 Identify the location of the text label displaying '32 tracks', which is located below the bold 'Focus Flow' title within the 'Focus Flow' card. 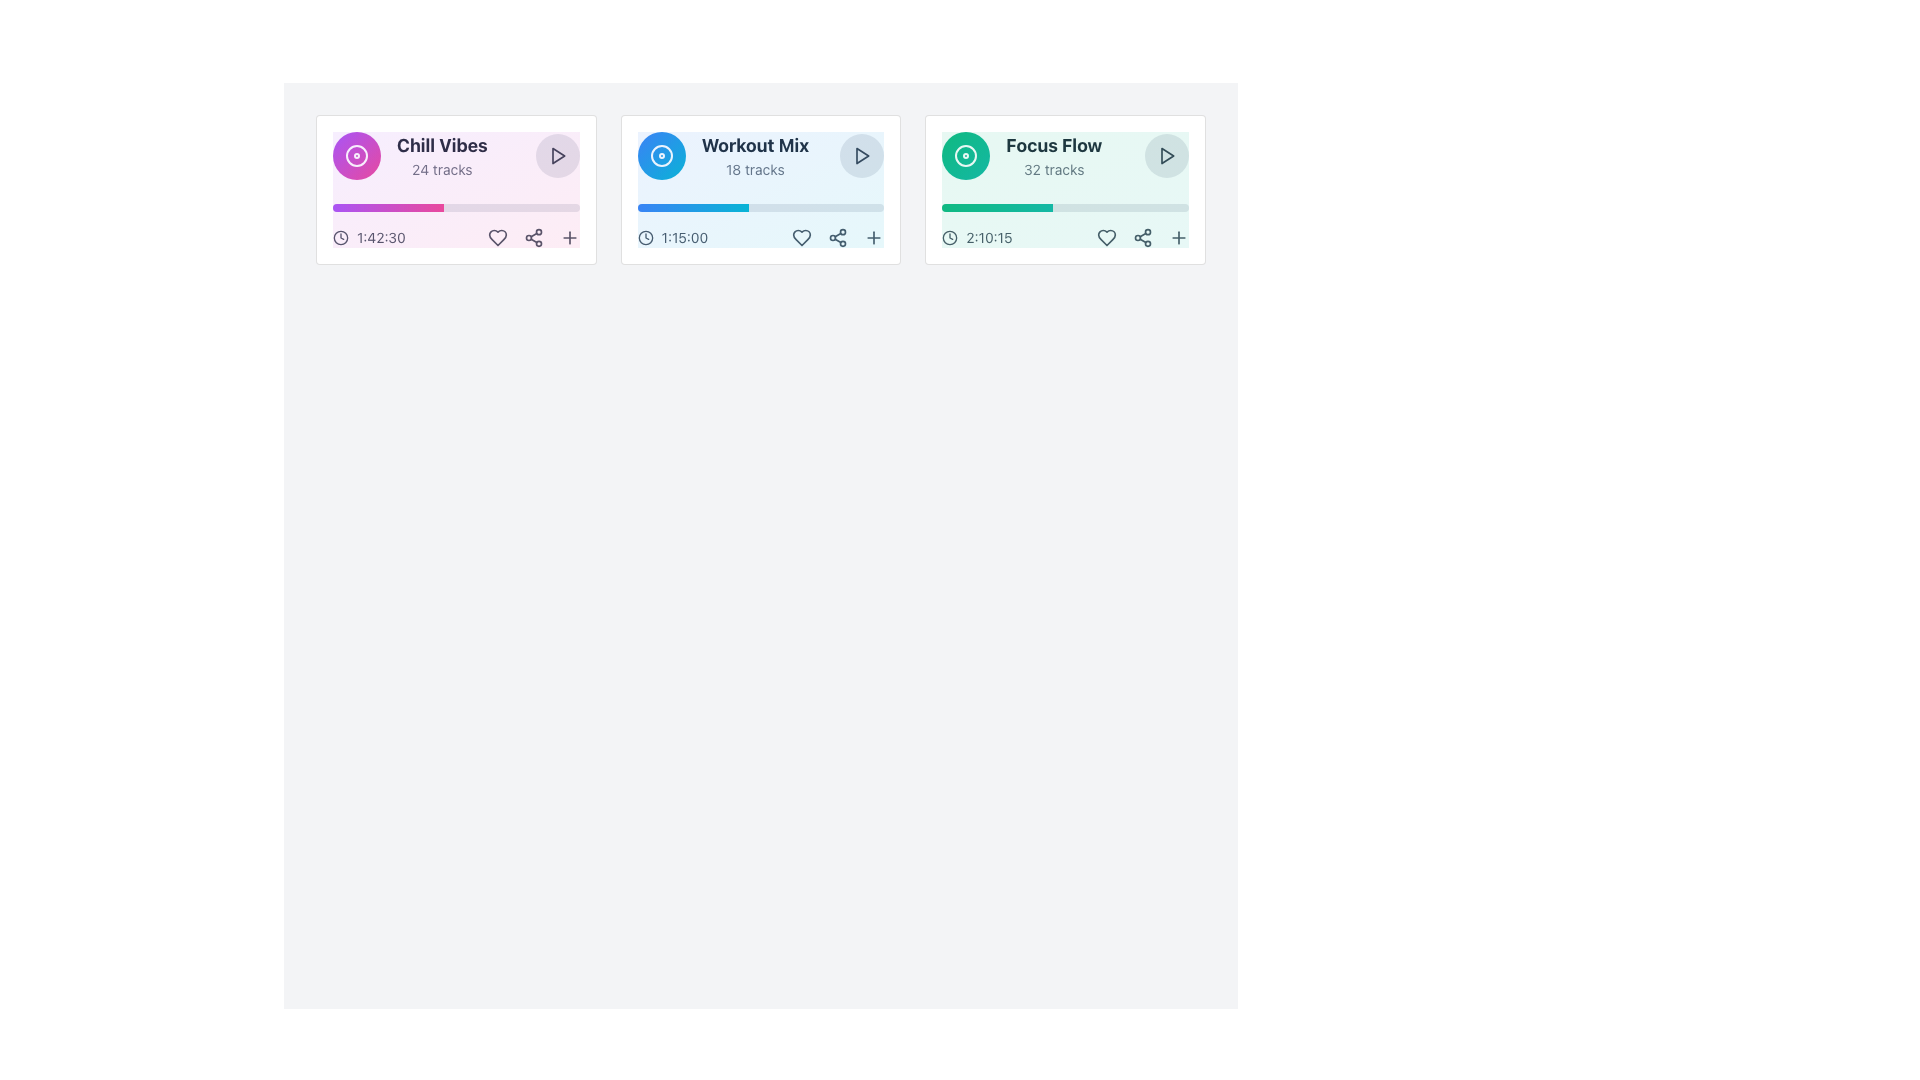
(1053, 168).